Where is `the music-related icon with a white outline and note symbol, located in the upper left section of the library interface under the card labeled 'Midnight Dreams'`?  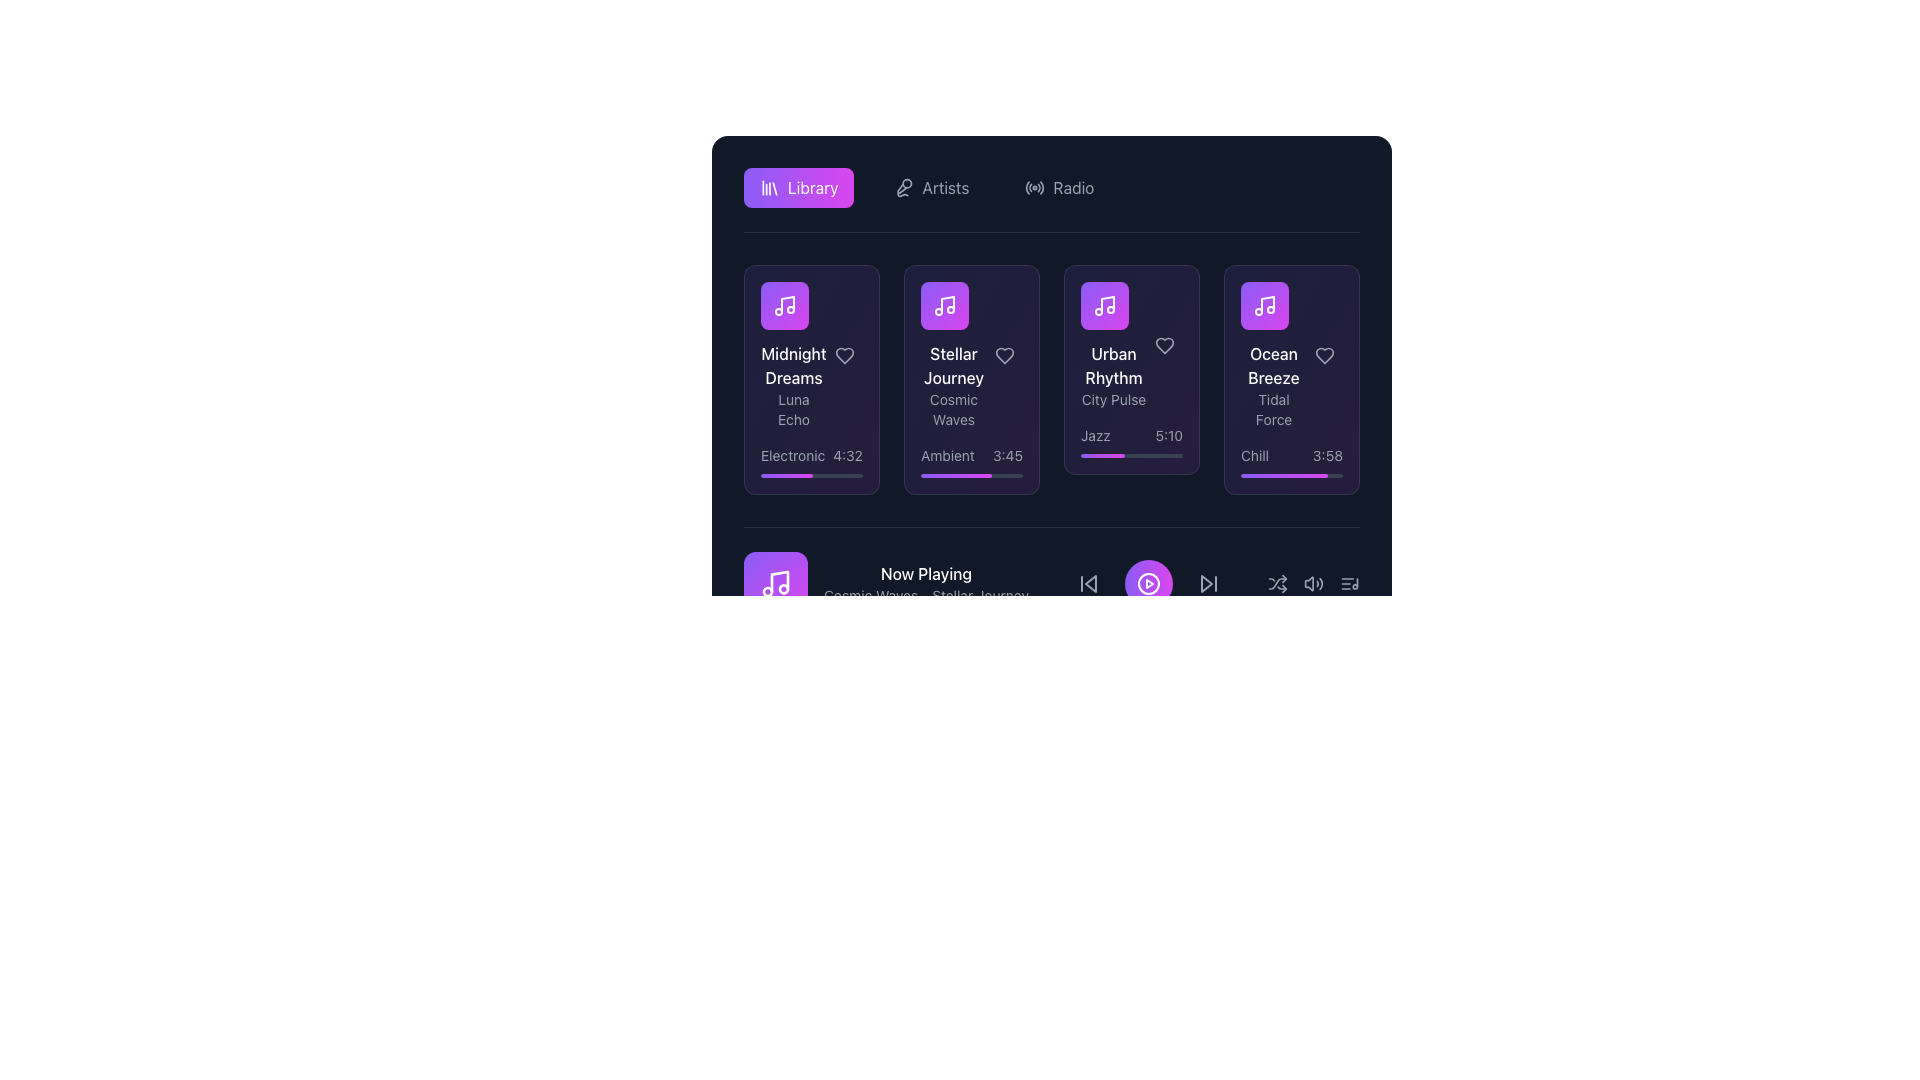
the music-related icon with a white outline and note symbol, located in the upper left section of the library interface under the card labeled 'Midnight Dreams' is located at coordinates (784, 305).